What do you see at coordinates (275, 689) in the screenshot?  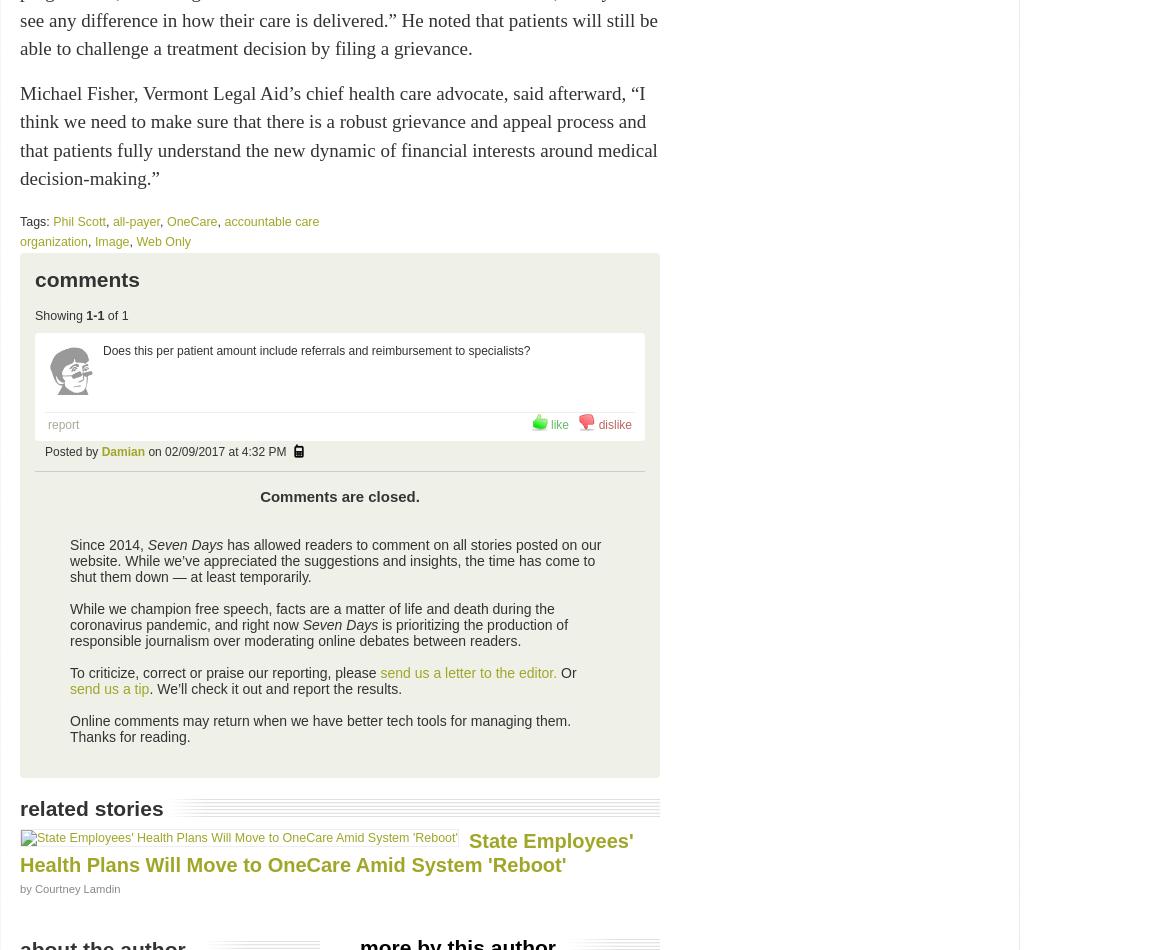 I see `'. We’ll check it out and report the results.'` at bounding box center [275, 689].